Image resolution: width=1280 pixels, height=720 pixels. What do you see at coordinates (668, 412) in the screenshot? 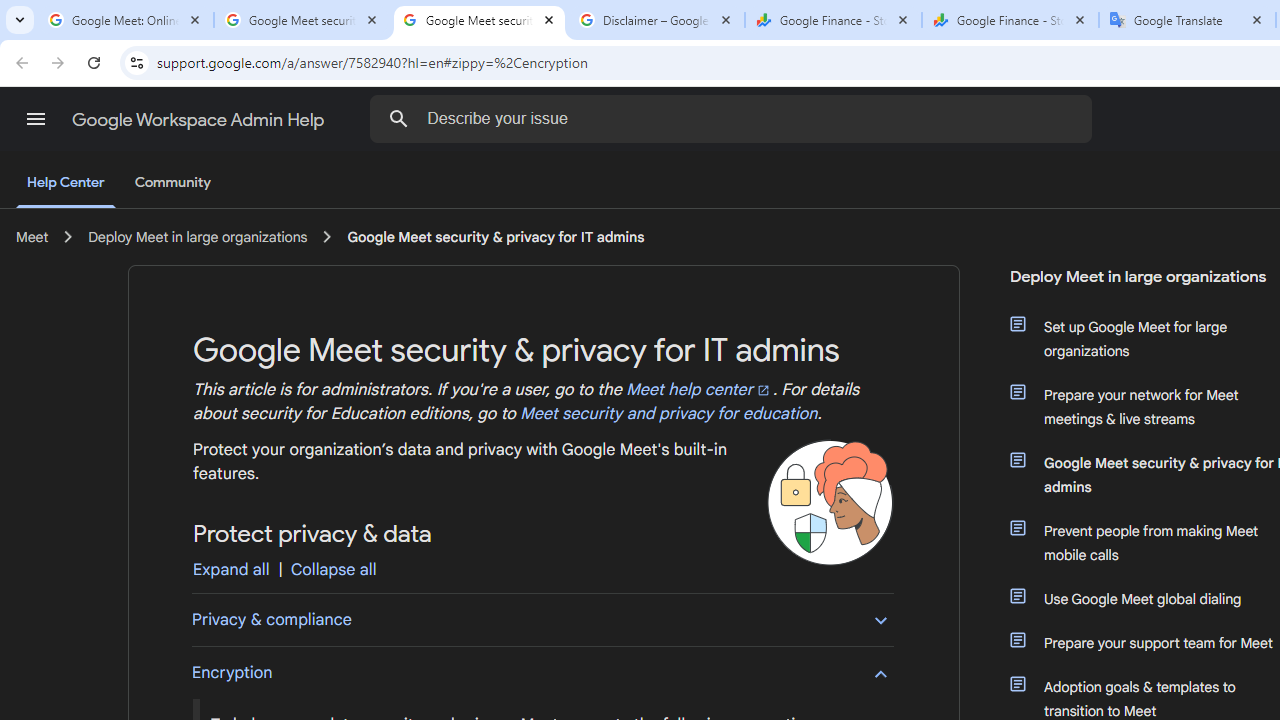
I see `'Meet security and privacy for education'` at bounding box center [668, 412].